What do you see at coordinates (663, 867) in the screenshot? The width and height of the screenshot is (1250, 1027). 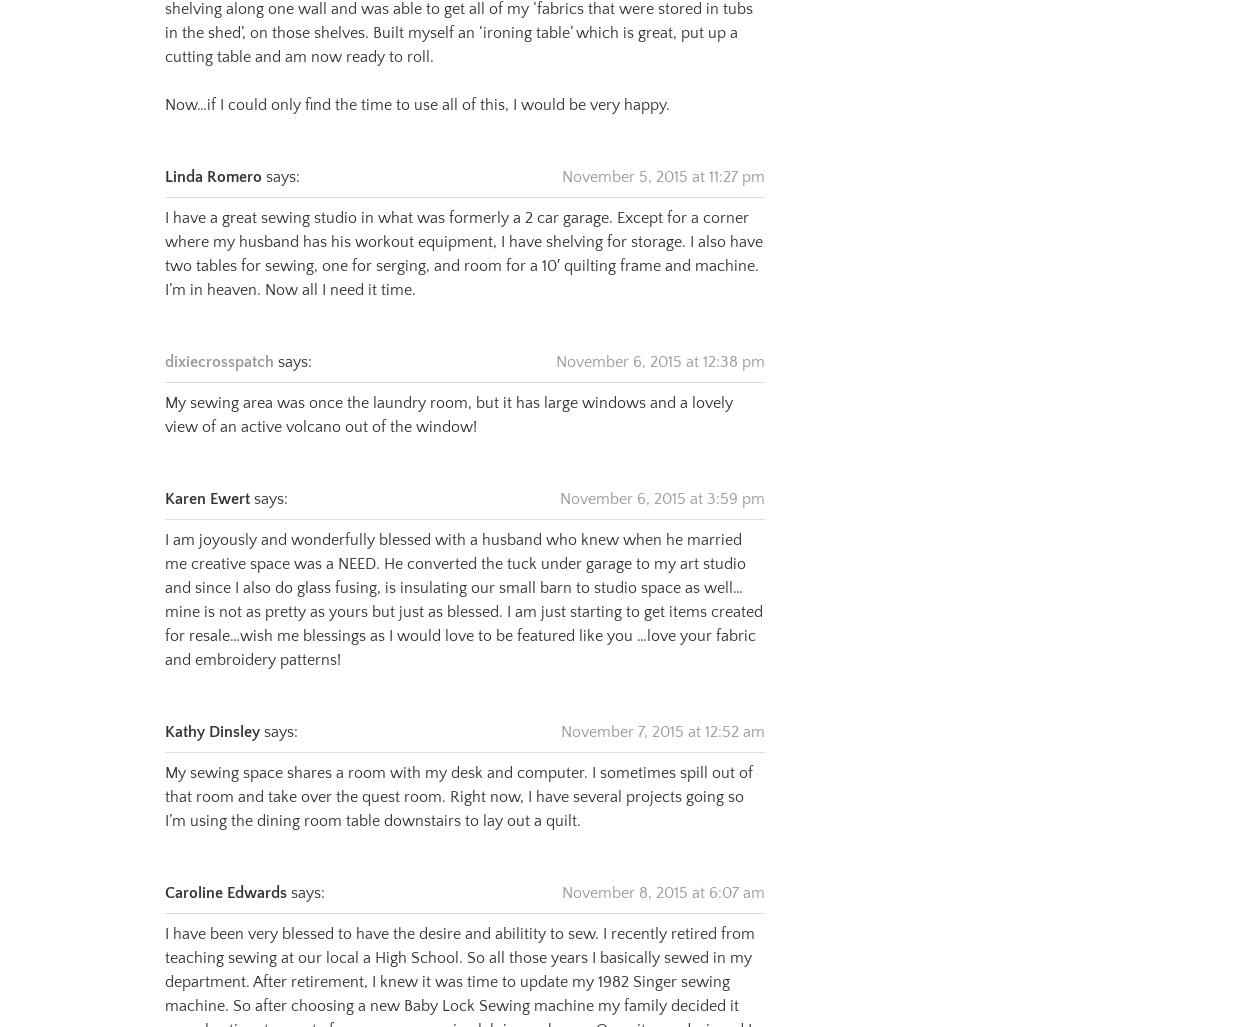 I see `'November 8, 2015 at 6:07 am'` at bounding box center [663, 867].